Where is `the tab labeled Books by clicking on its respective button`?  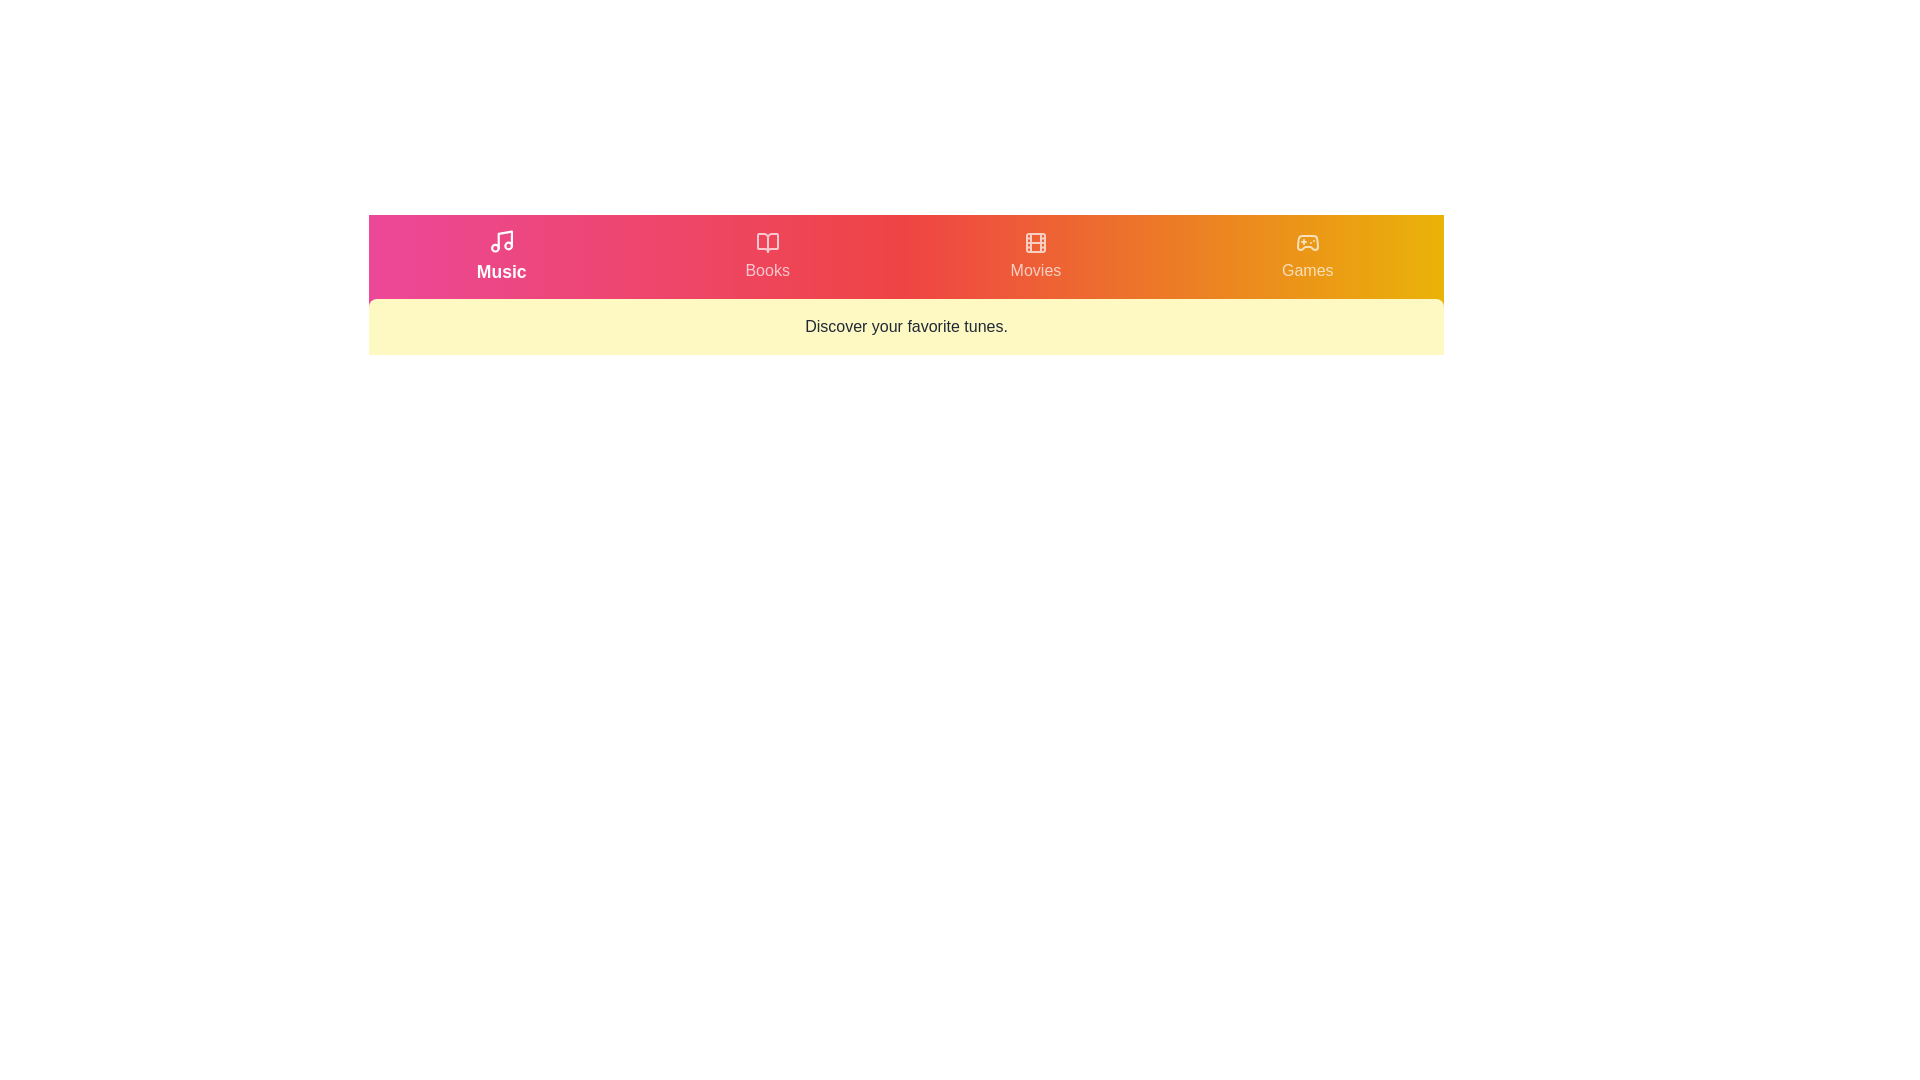 the tab labeled Books by clicking on its respective button is located at coordinates (767, 256).